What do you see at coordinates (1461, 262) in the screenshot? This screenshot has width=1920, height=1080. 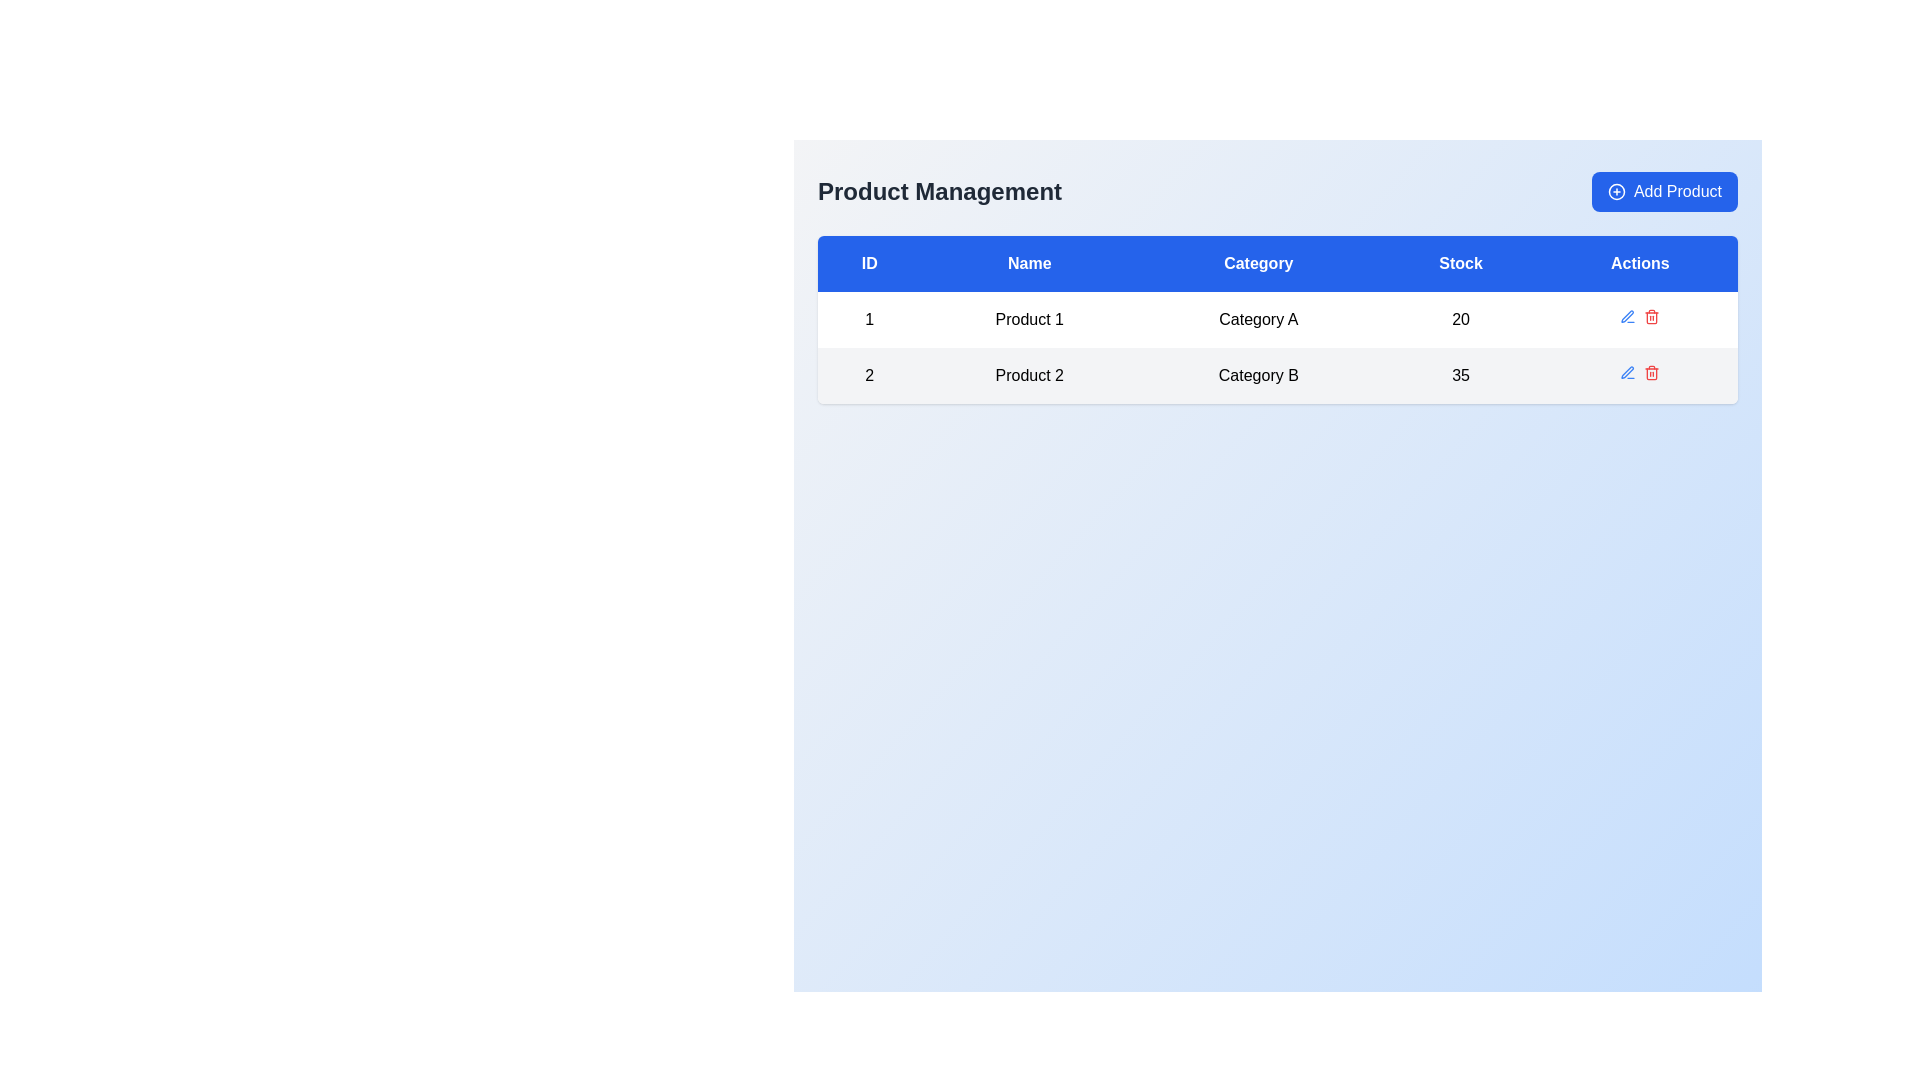 I see `the label for the stock quantities column, which is the fourth column in the header row of the table` at bounding box center [1461, 262].